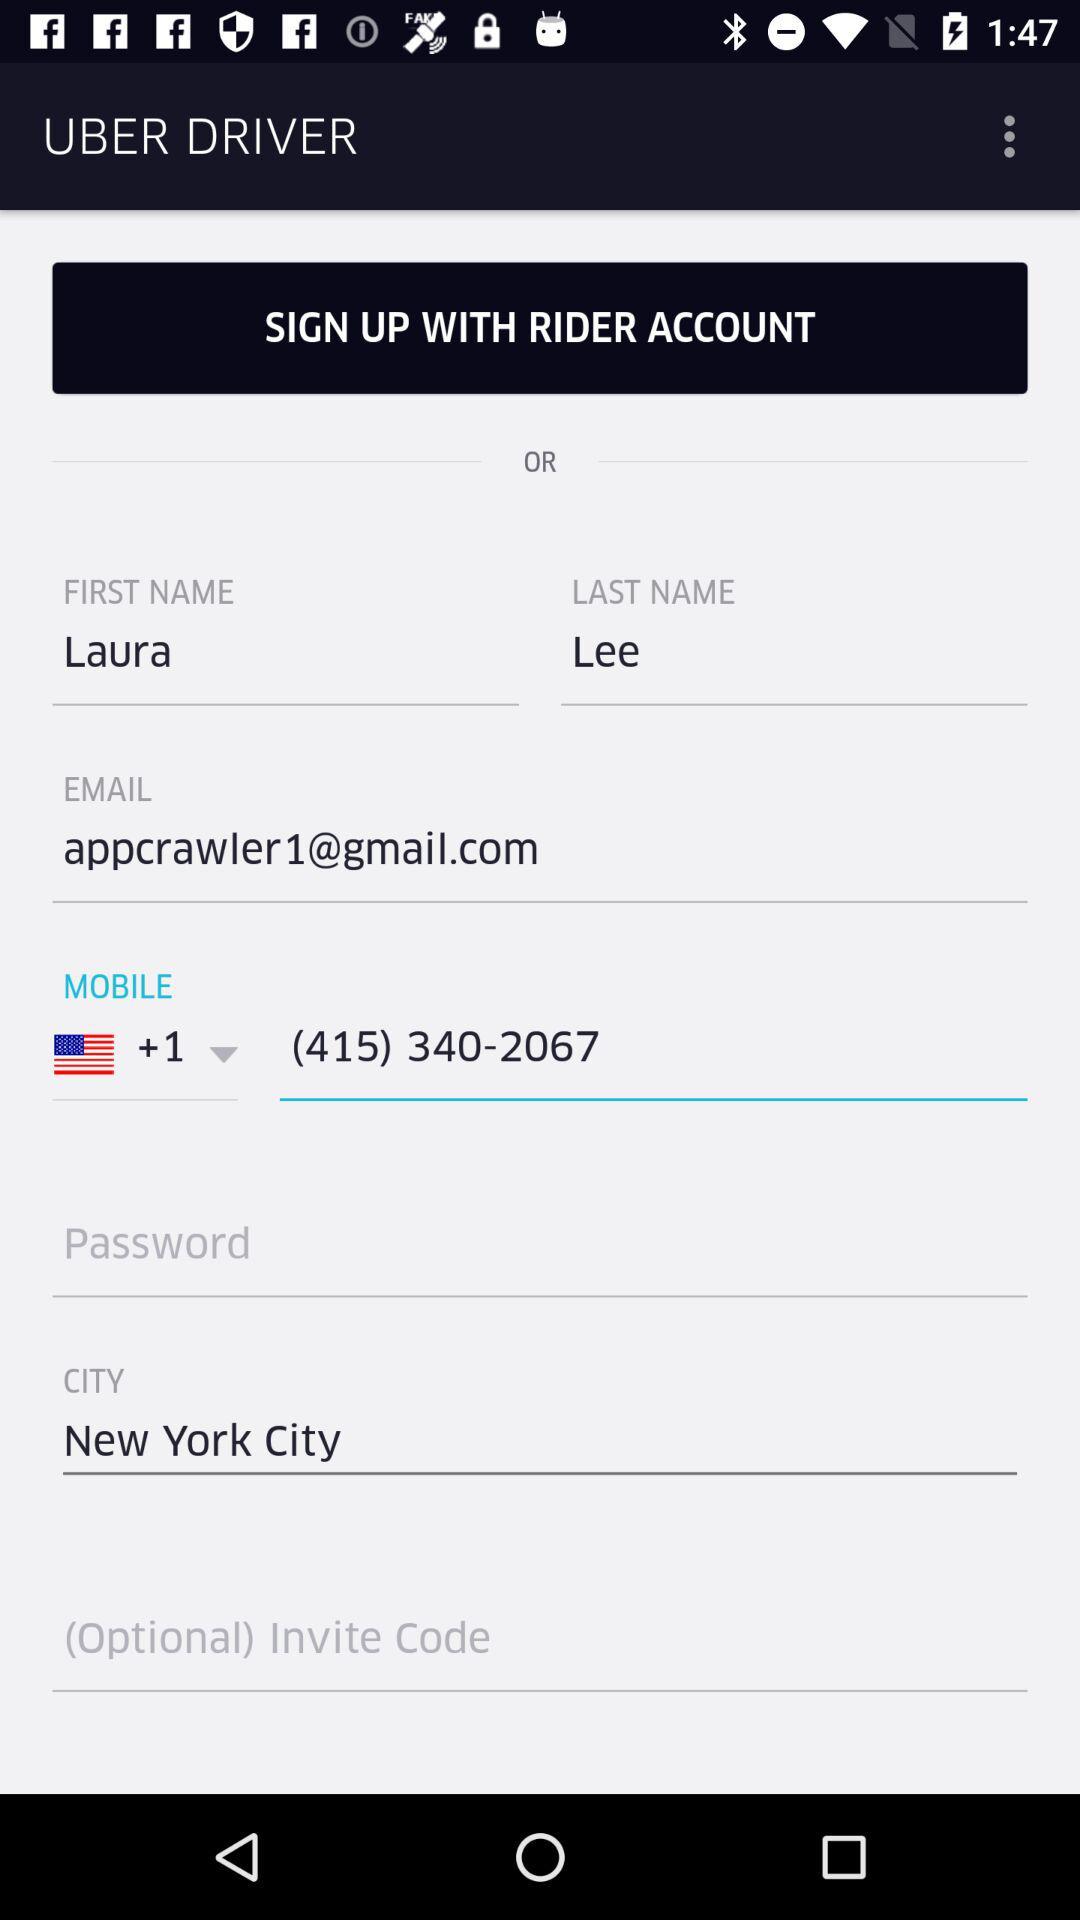 The height and width of the screenshot is (1920, 1080). I want to click on optional invite code, so click(540, 1646).